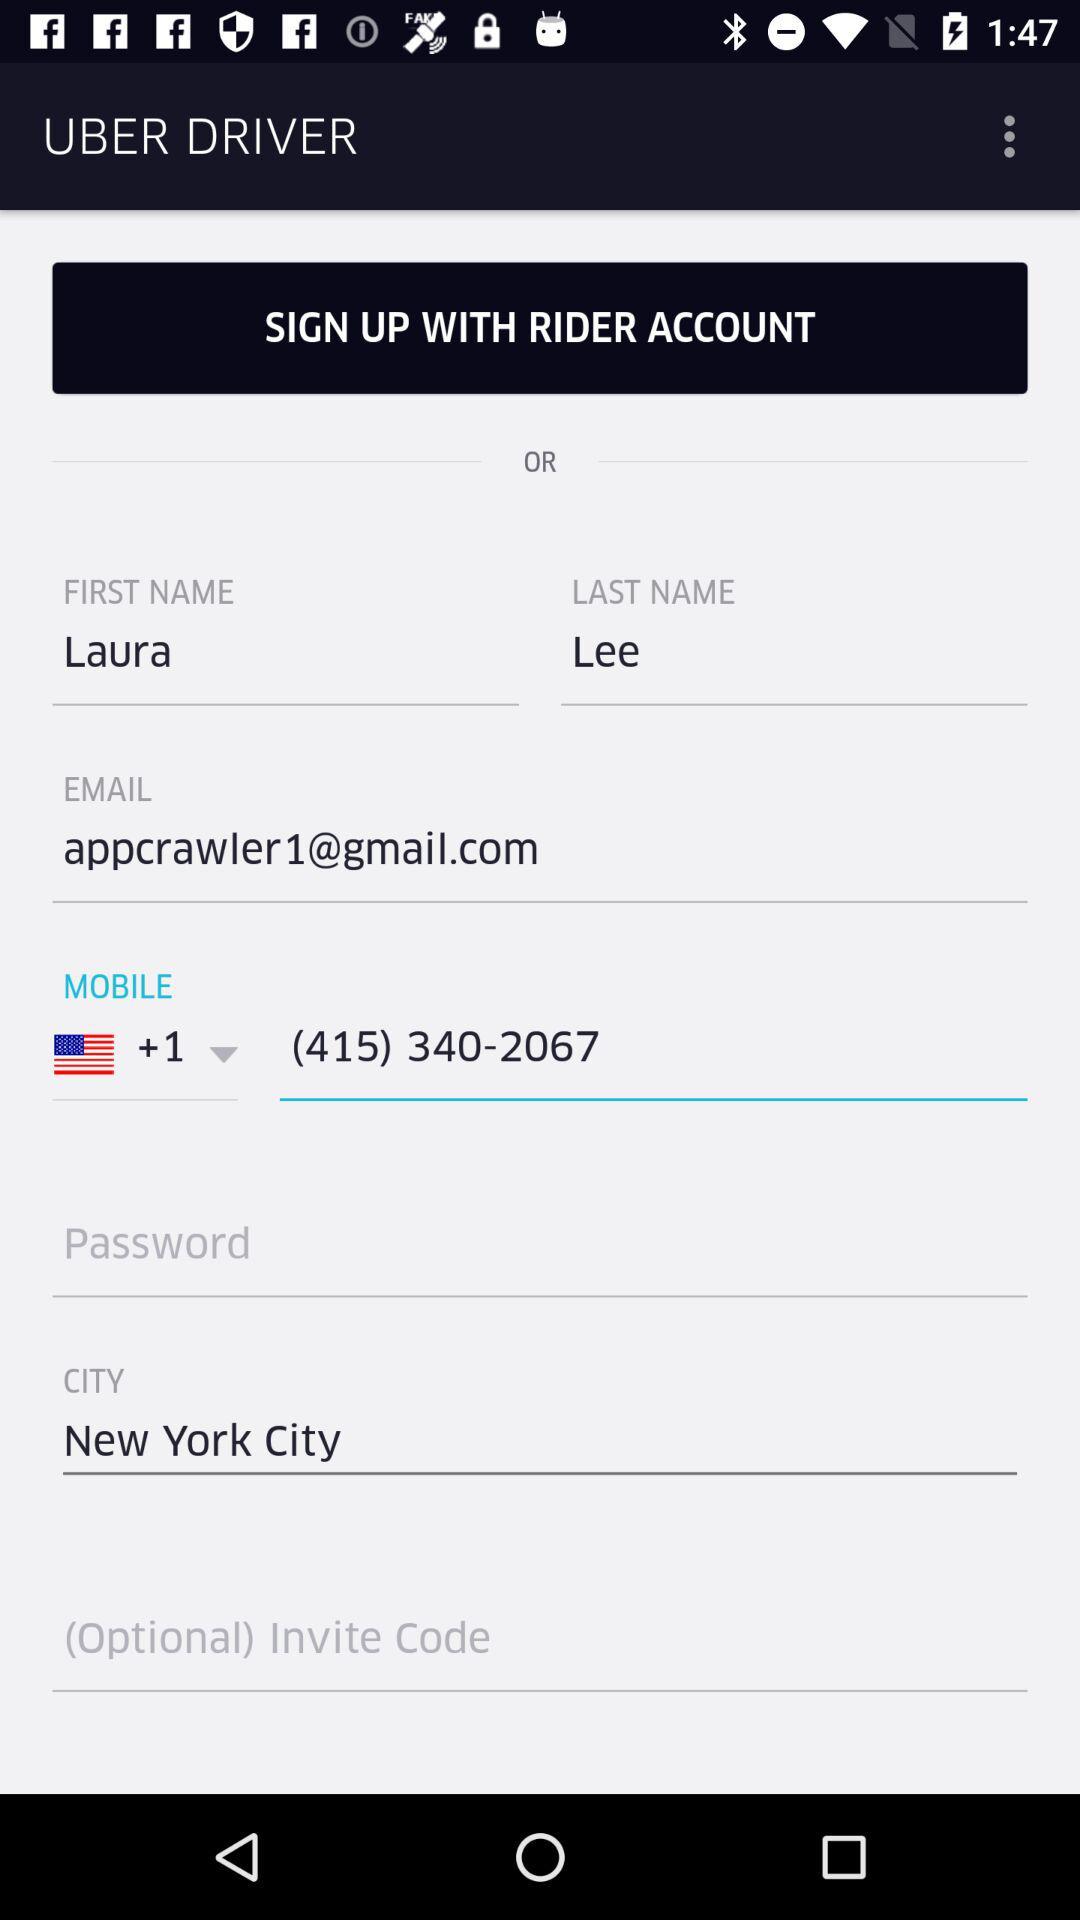 The height and width of the screenshot is (1920, 1080). I want to click on optional invite code, so click(540, 1646).